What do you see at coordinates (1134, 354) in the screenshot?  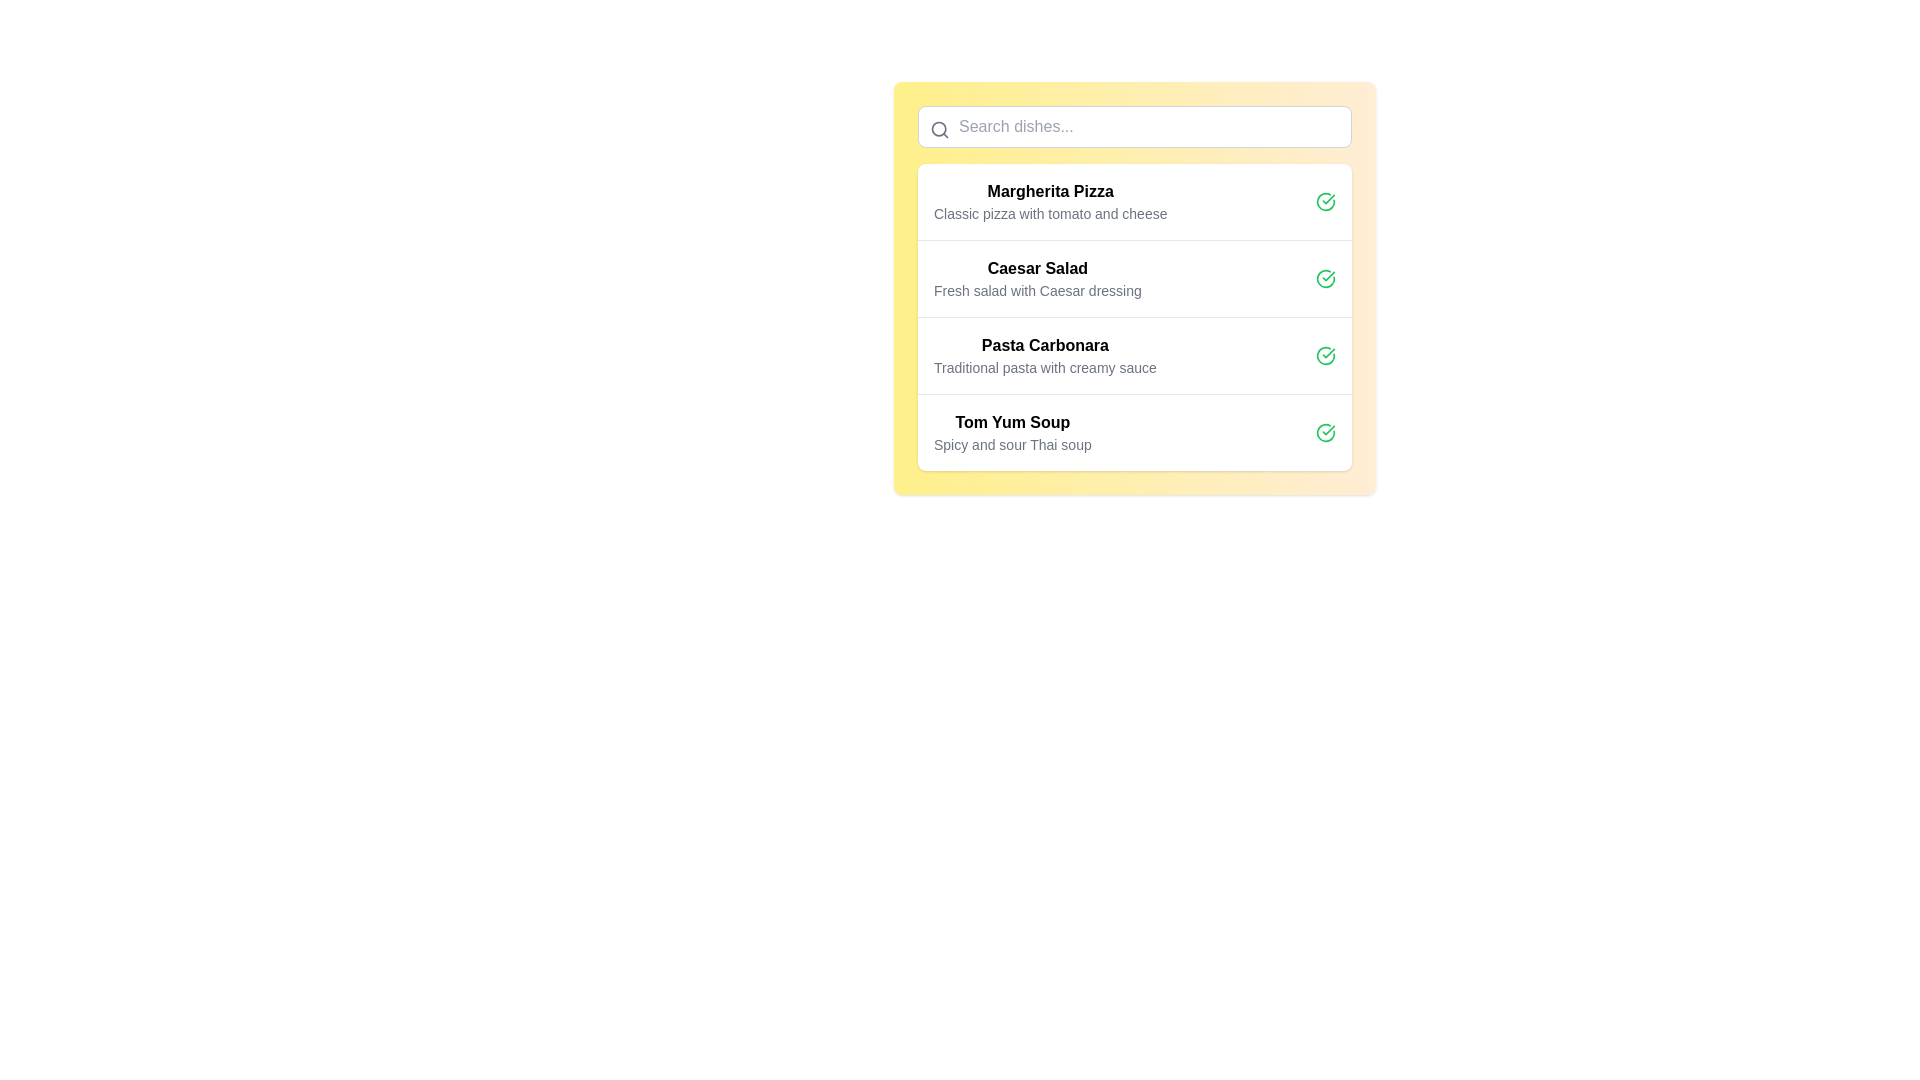 I see `the menu item for 'Pasta Carbonara'` at bounding box center [1134, 354].